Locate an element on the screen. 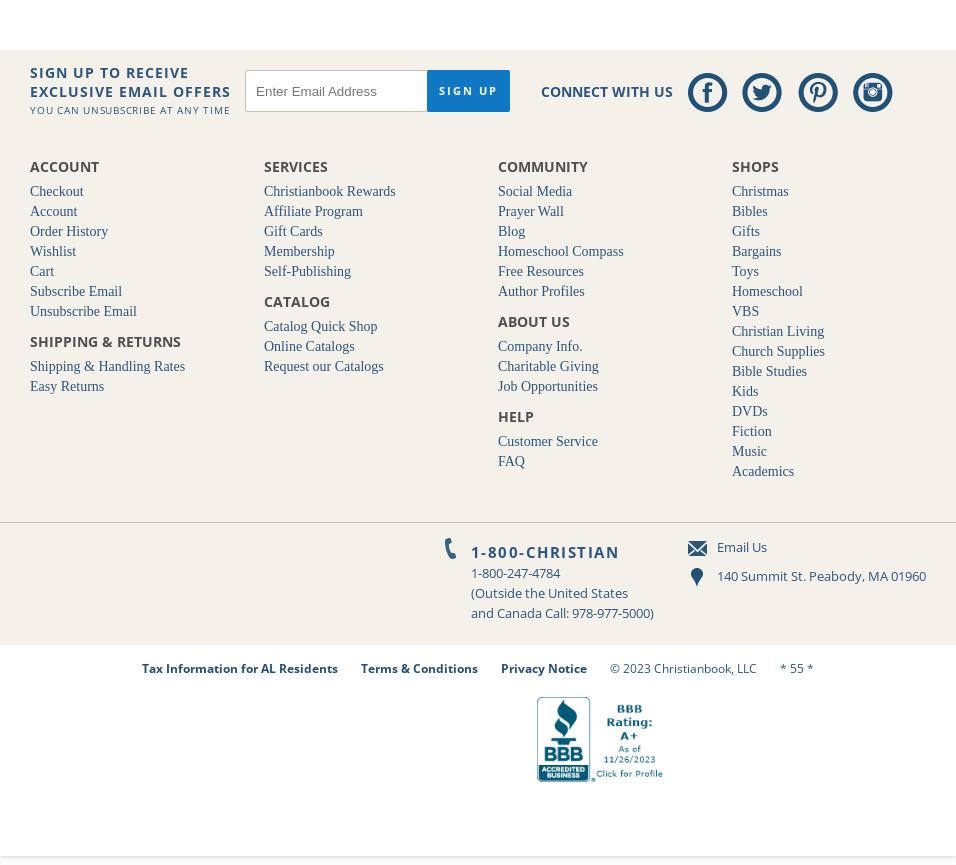 The image size is (956, 865). 'Tax Information for AL Residents' is located at coordinates (239, 668).